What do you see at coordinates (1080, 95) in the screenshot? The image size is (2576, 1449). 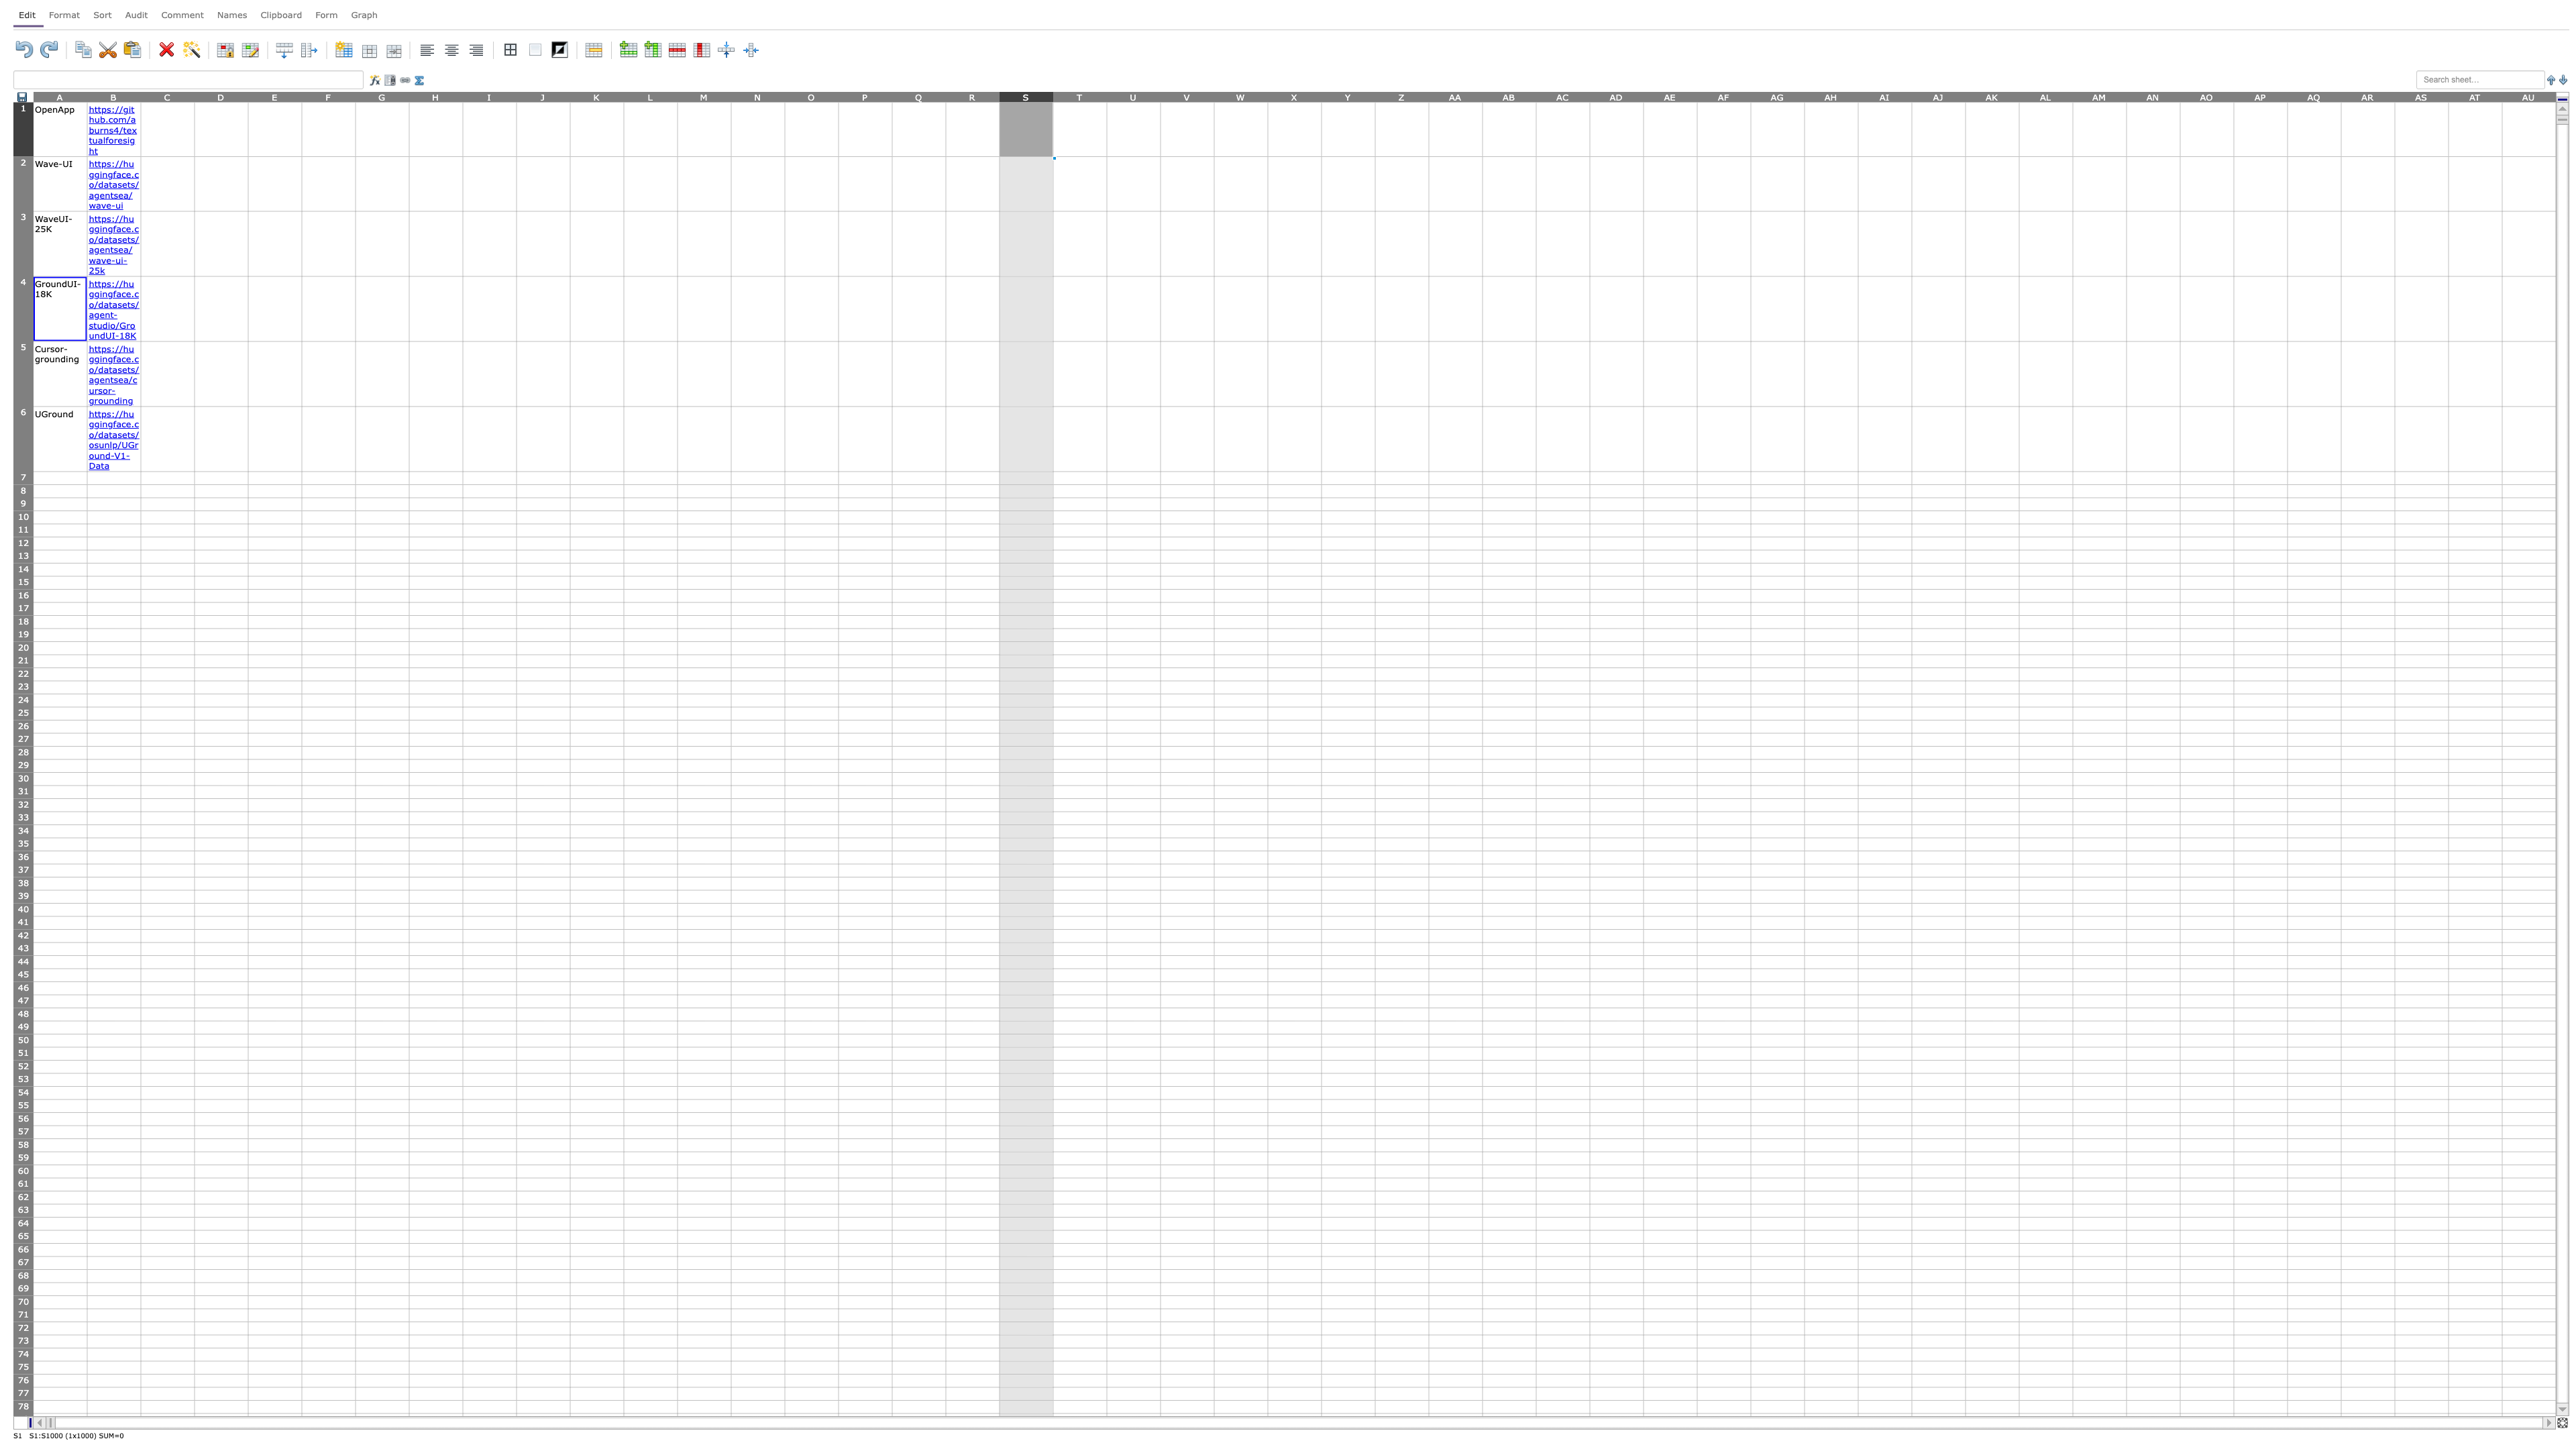 I see `column T` at bounding box center [1080, 95].